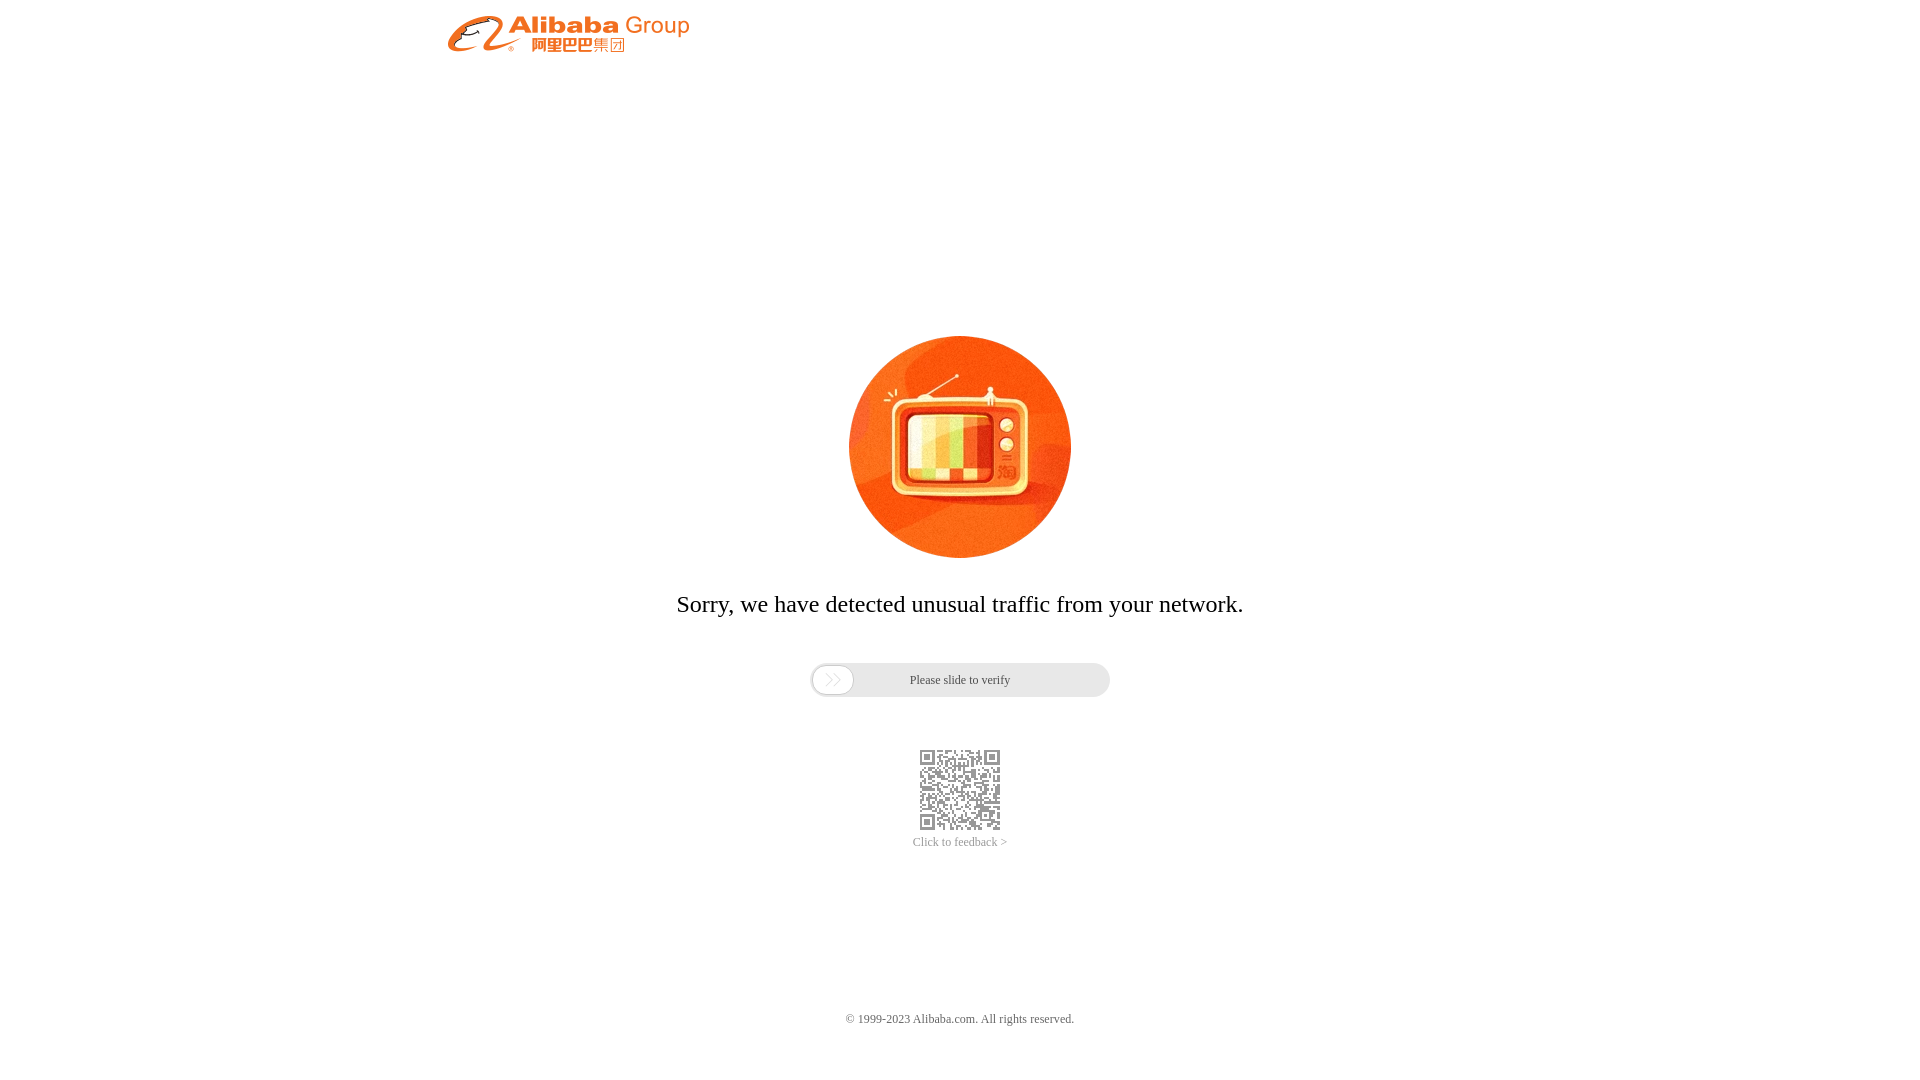 The image size is (1920, 1080). Describe the element at coordinates (960, 842) in the screenshot. I see `'Click to feedback >'` at that location.